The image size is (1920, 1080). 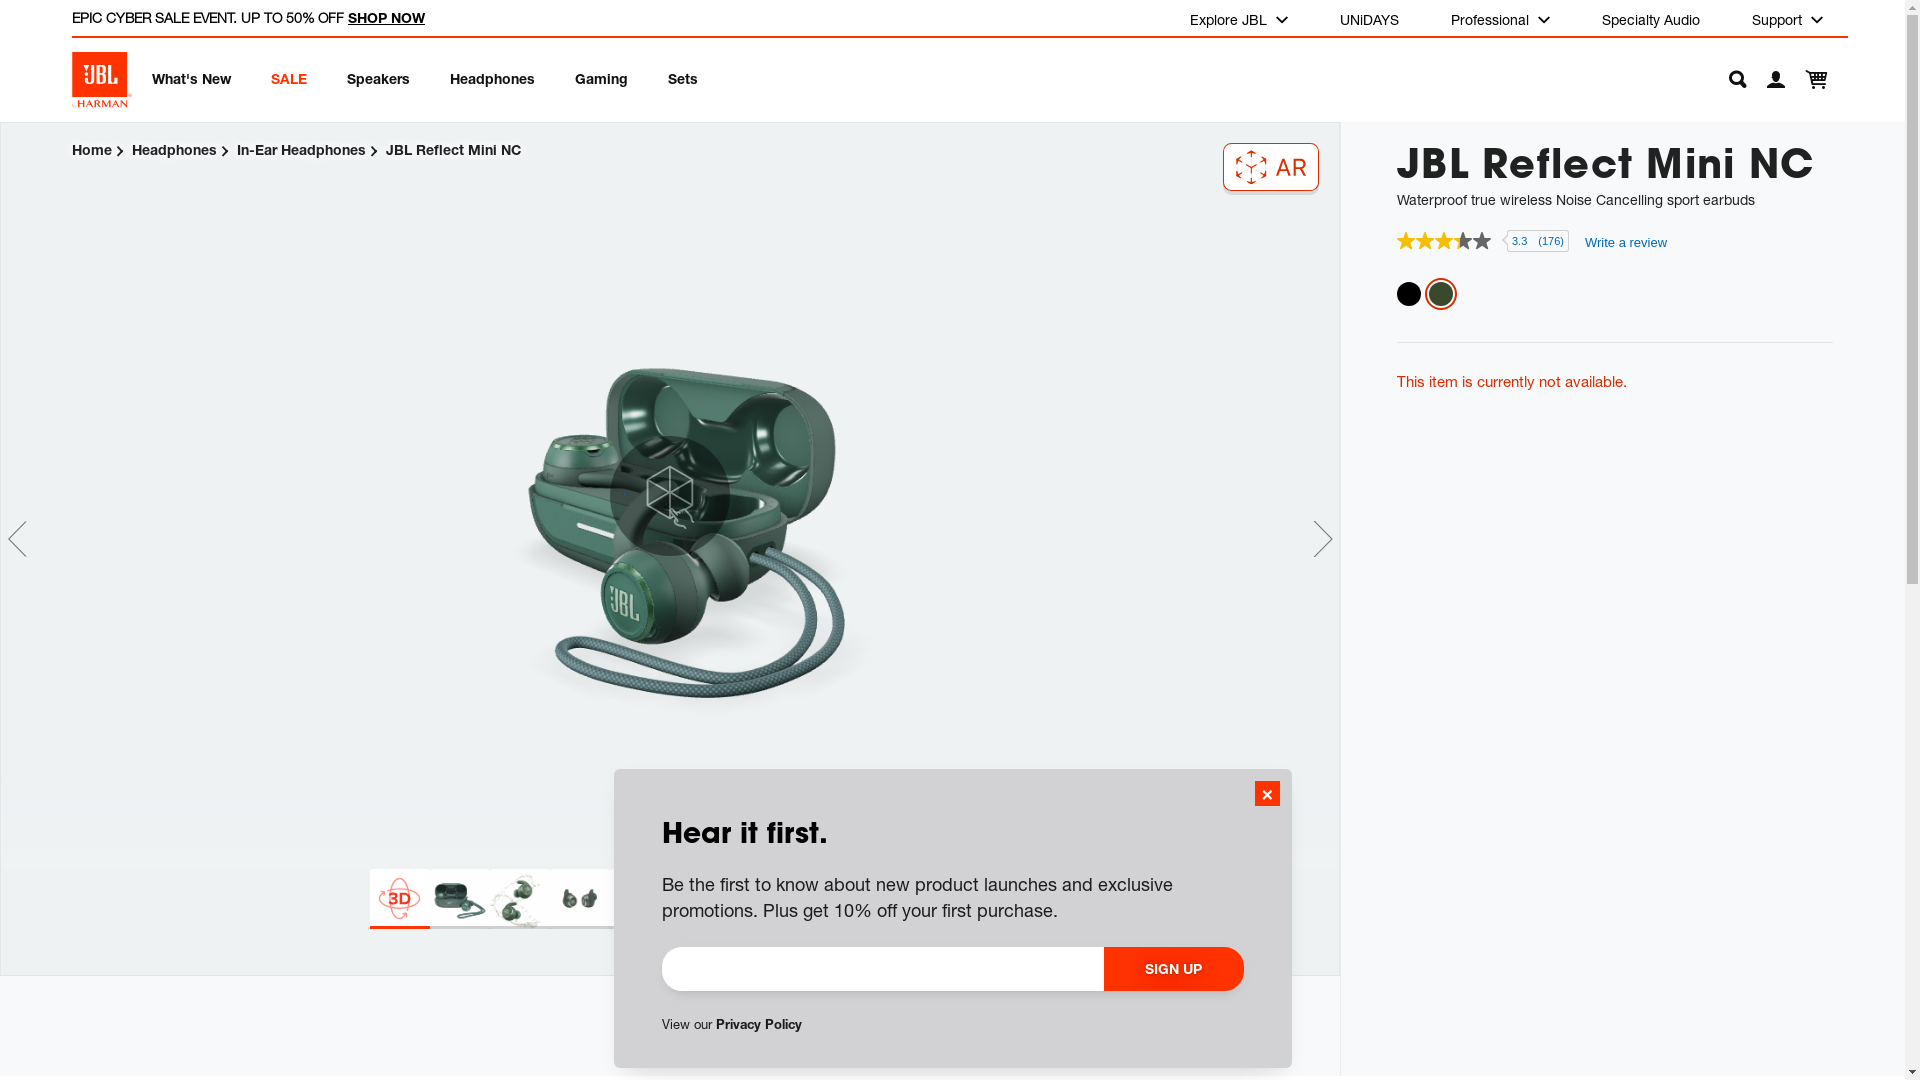 I want to click on 'Professional', so click(x=1434, y=19).